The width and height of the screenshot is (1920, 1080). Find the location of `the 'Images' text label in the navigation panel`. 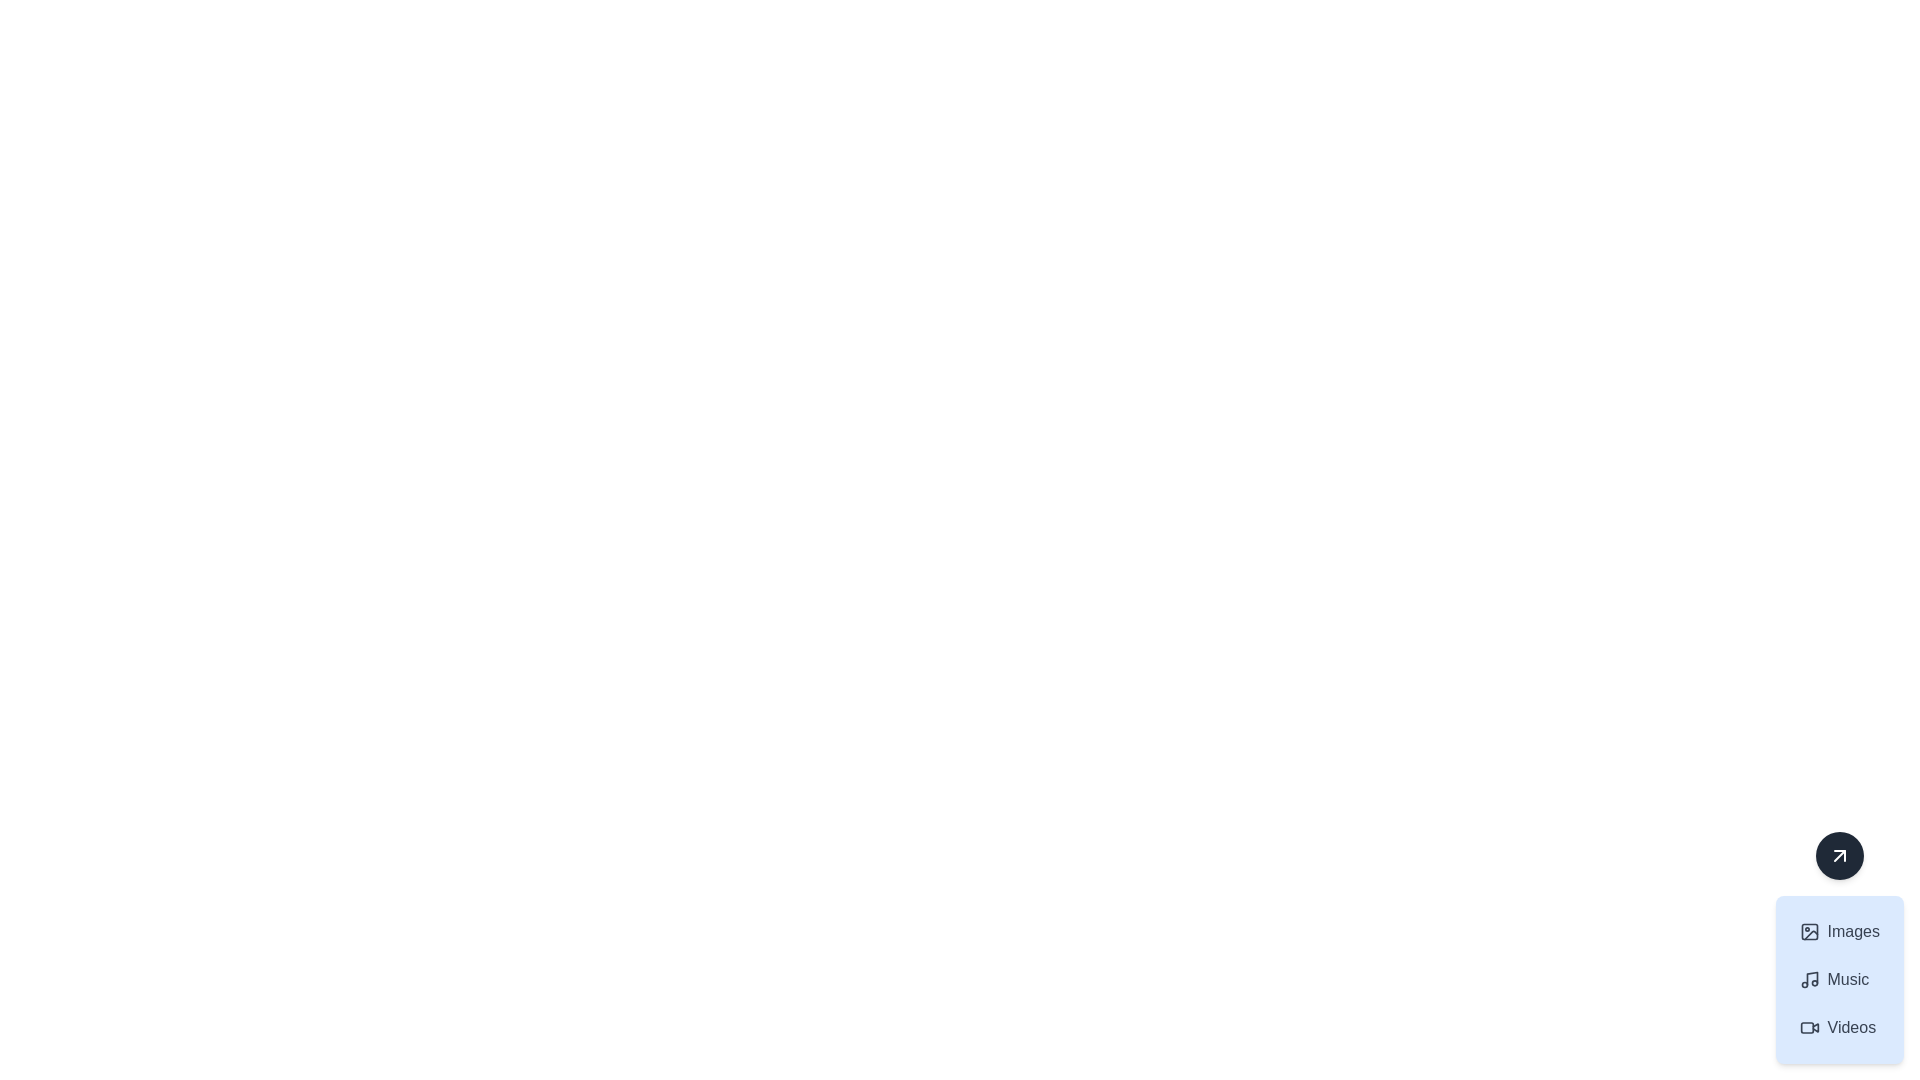

the 'Images' text label in the navigation panel is located at coordinates (1852, 932).